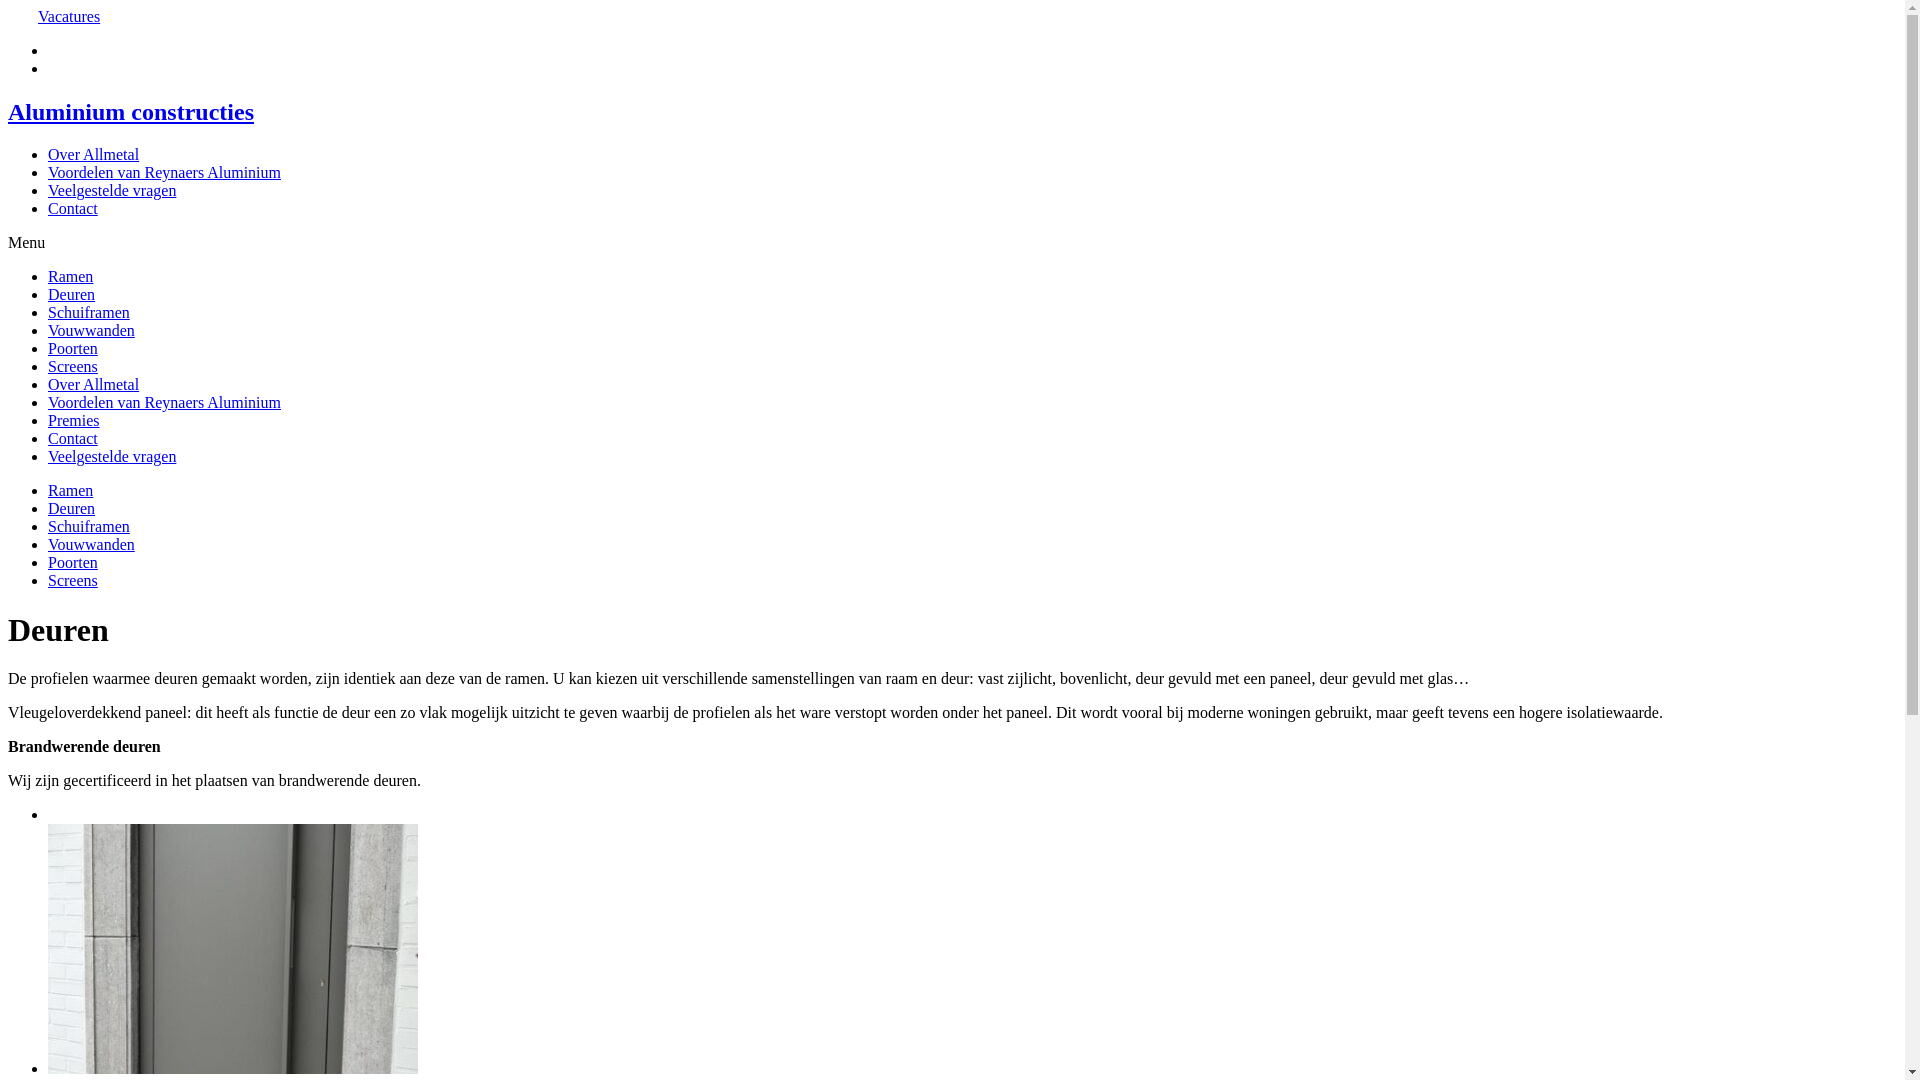 Image resolution: width=1920 pixels, height=1080 pixels. I want to click on 'Over Allmetal', so click(48, 153).